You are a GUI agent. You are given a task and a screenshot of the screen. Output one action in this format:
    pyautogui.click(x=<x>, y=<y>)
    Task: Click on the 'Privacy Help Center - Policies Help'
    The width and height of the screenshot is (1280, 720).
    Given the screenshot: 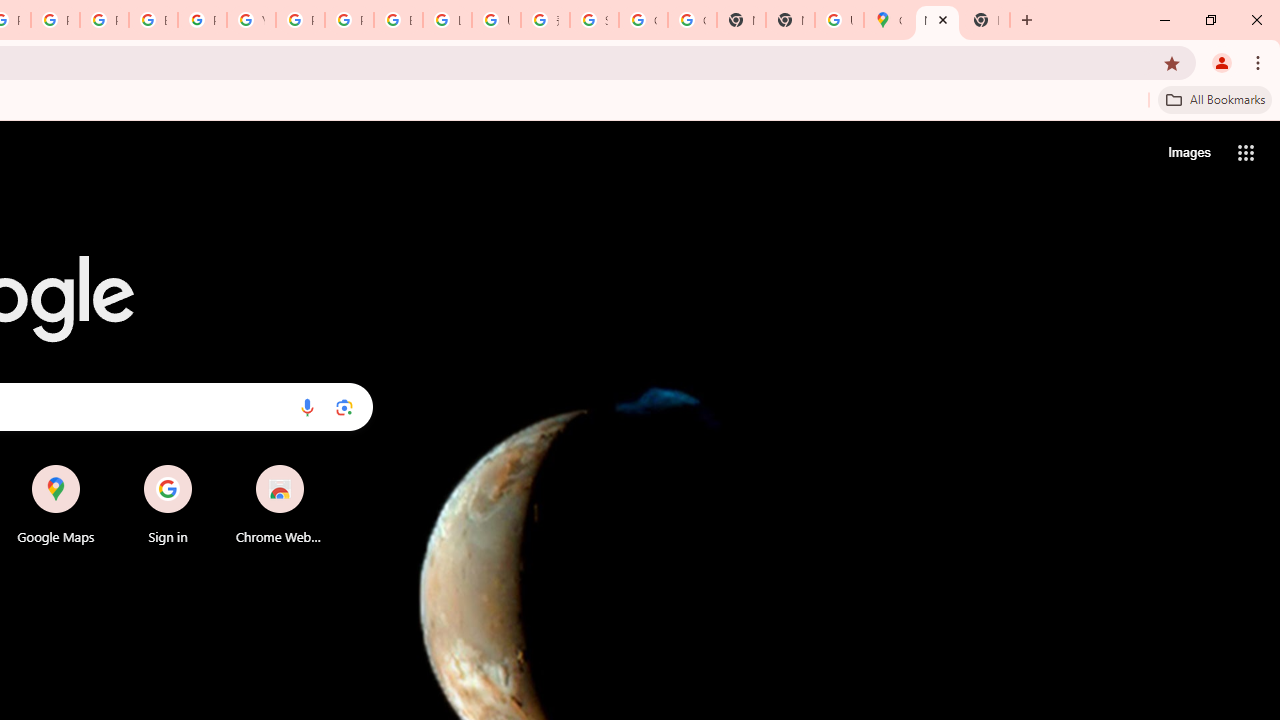 What is the action you would take?
    pyautogui.click(x=103, y=20)
    